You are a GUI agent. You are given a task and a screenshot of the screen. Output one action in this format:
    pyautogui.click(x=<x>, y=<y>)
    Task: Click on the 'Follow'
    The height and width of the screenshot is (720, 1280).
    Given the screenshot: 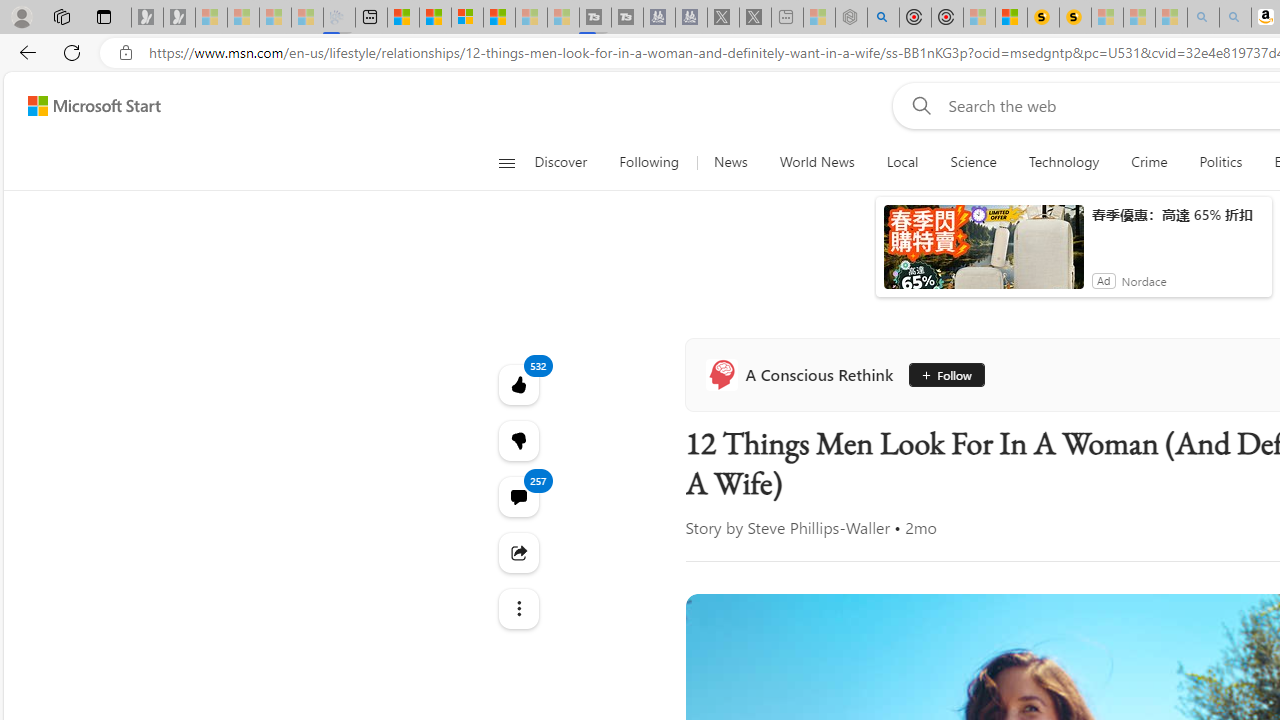 What is the action you would take?
    pyautogui.click(x=945, y=375)
    